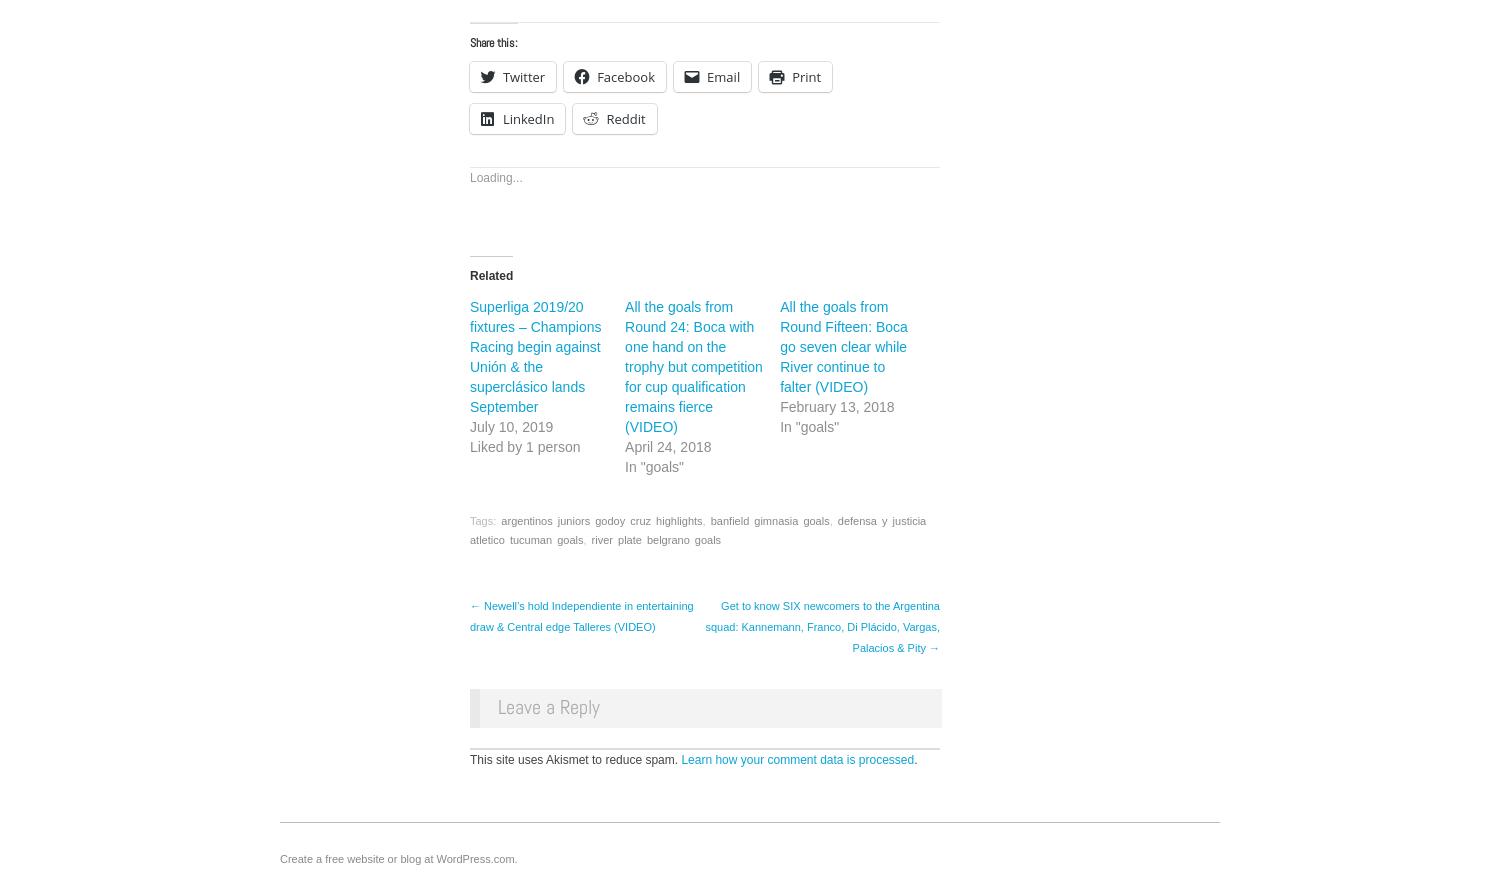 The image size is (1500, 896). Describe the element at coordinates (468, 759) in the screenshot. I see `'This site uses Akismet to reduce spam.'` at that location.